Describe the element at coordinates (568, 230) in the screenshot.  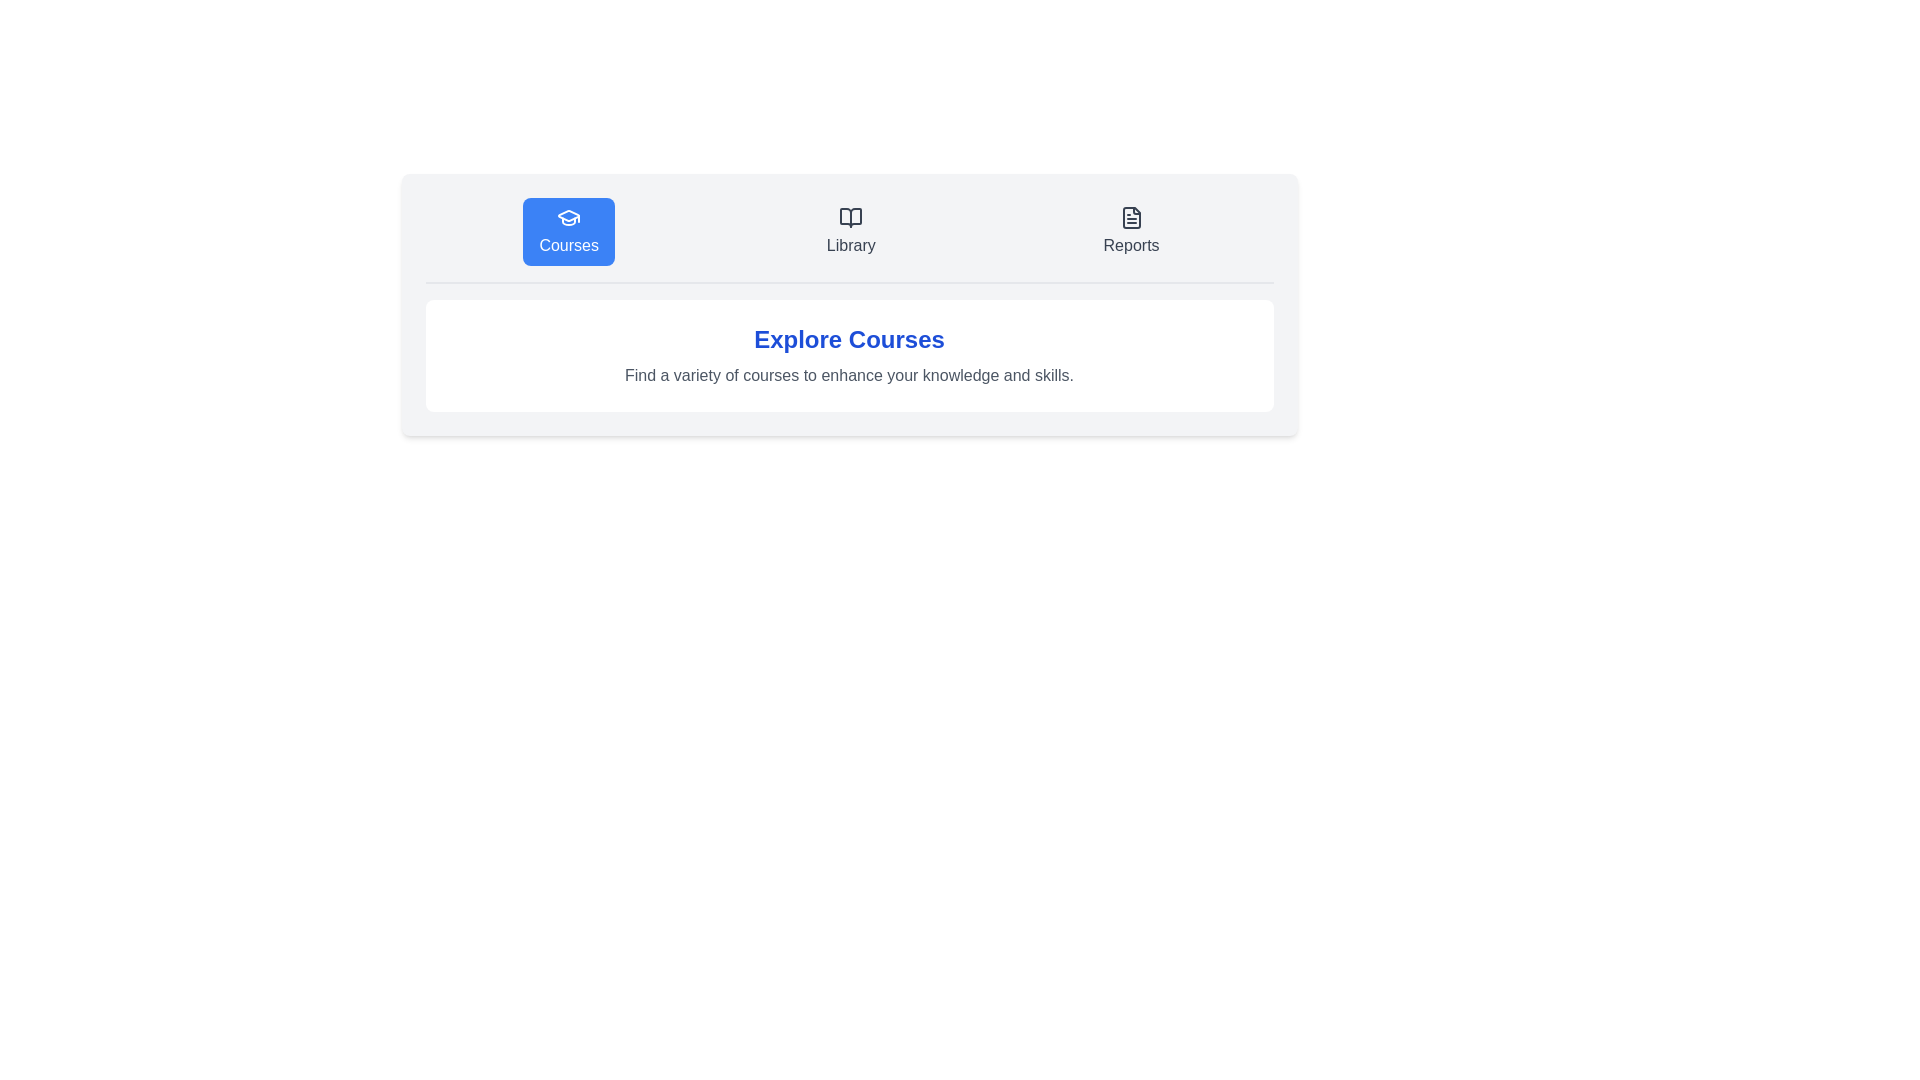
I see `the Courses tab to view its content` at that location.